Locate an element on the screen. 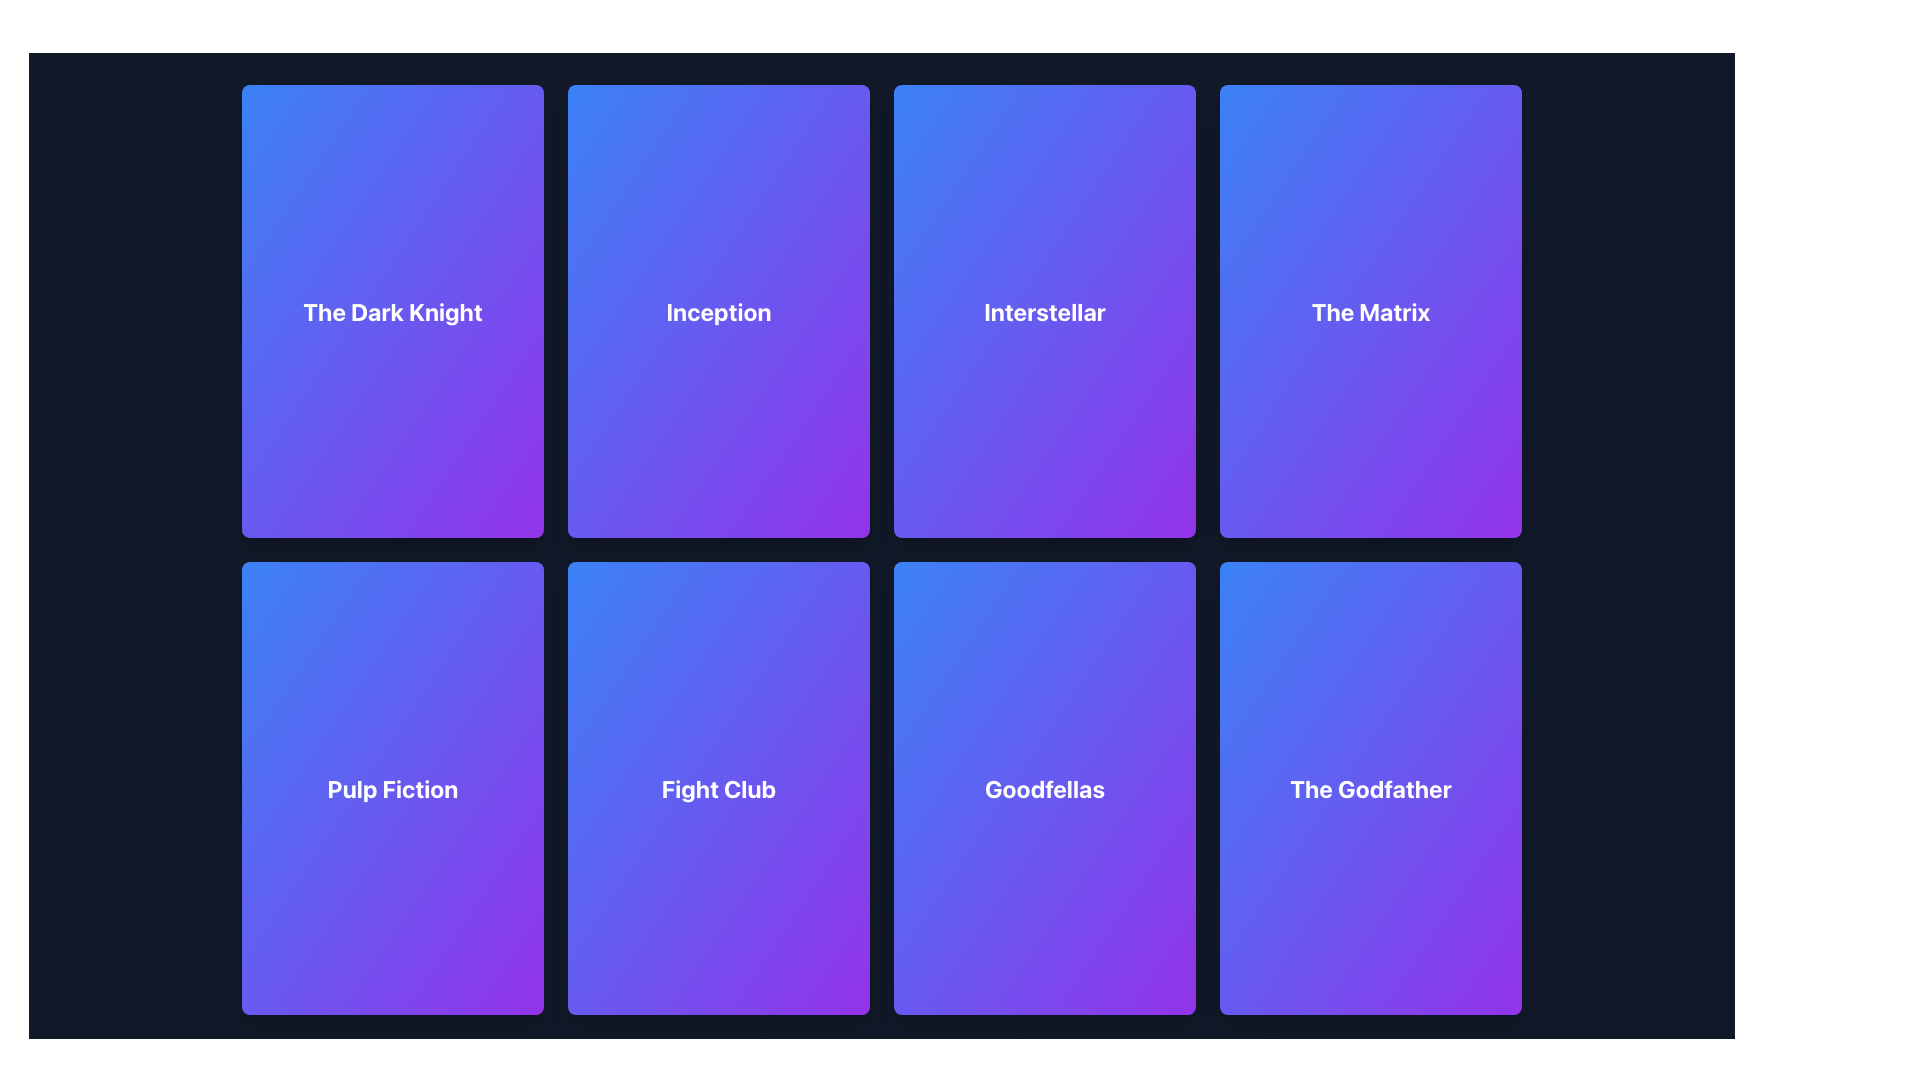  the card representing the movie 'Interstellar' located in the first row and third column of the grid is located at coordinates (1044, 311).